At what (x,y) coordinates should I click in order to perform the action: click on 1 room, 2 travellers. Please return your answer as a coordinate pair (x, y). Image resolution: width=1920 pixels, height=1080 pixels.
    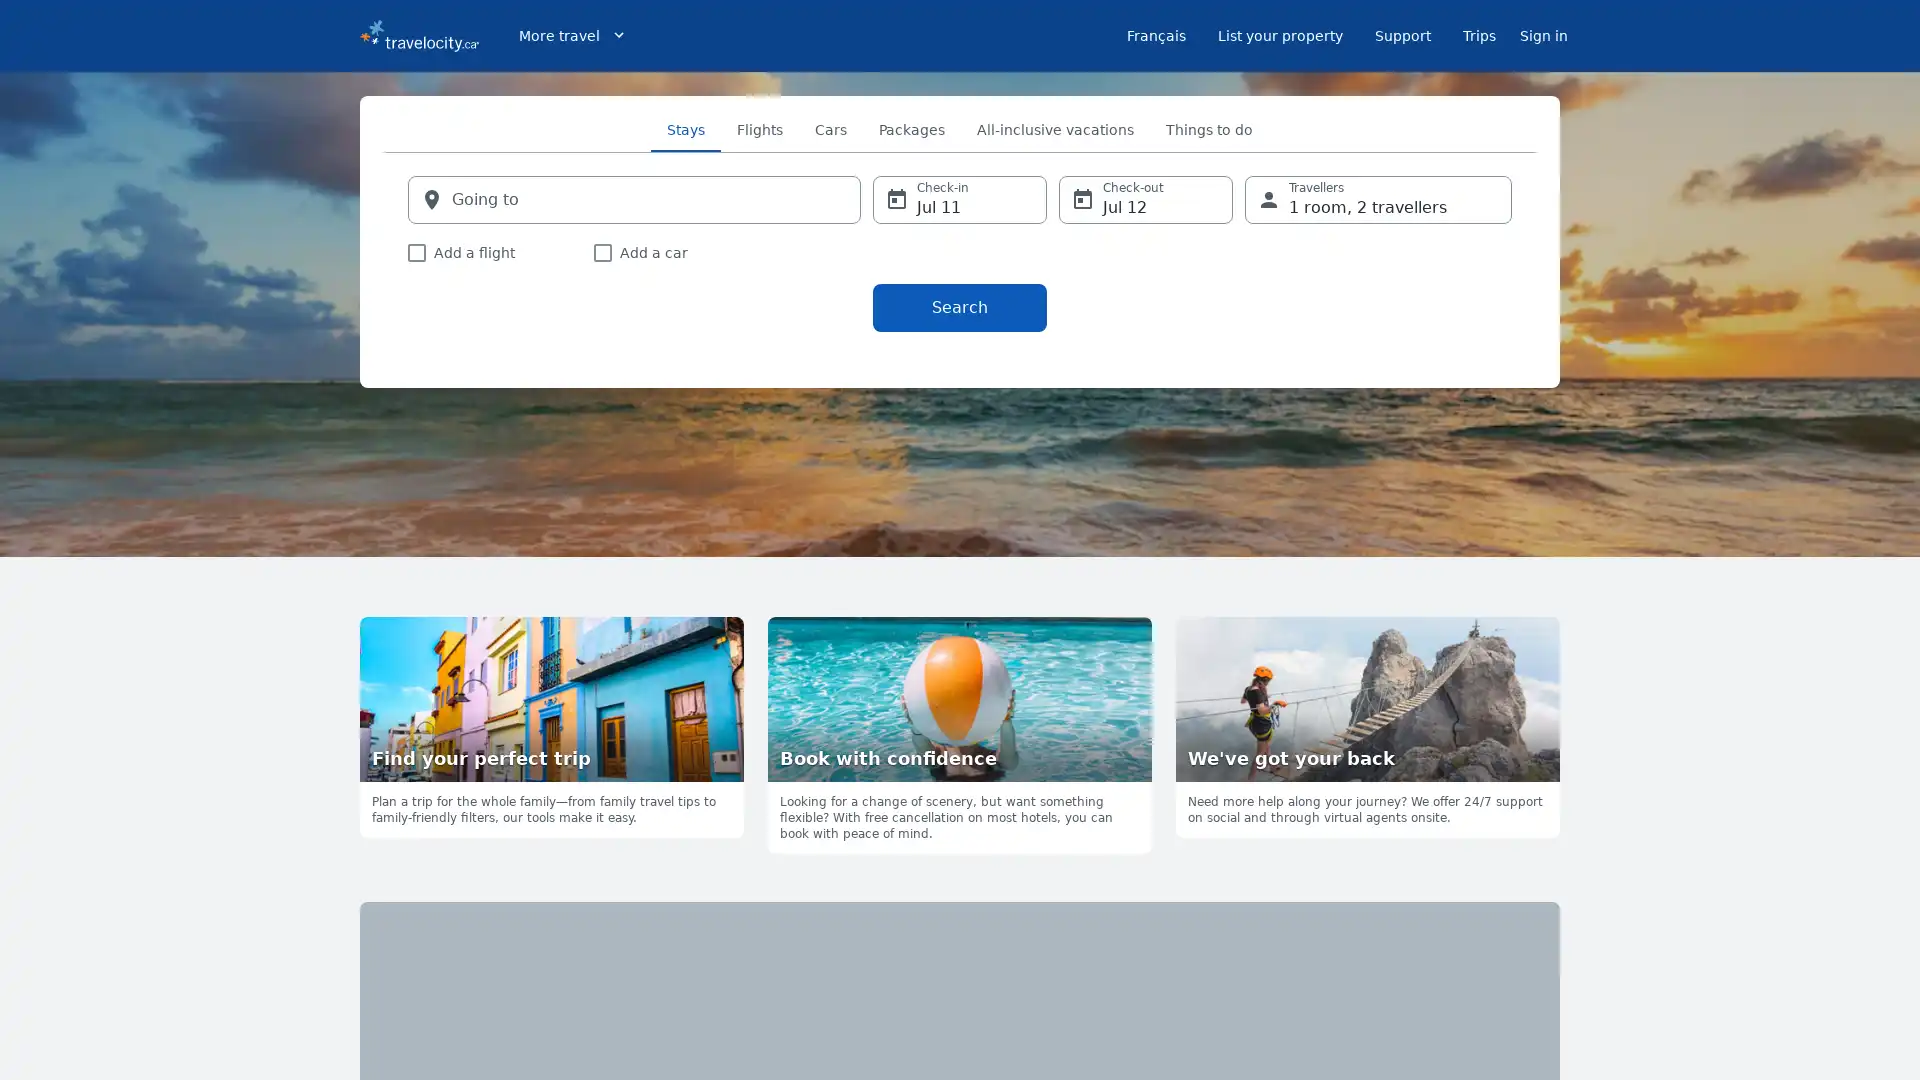
    Looking at the image, I should click on (1377, 200).